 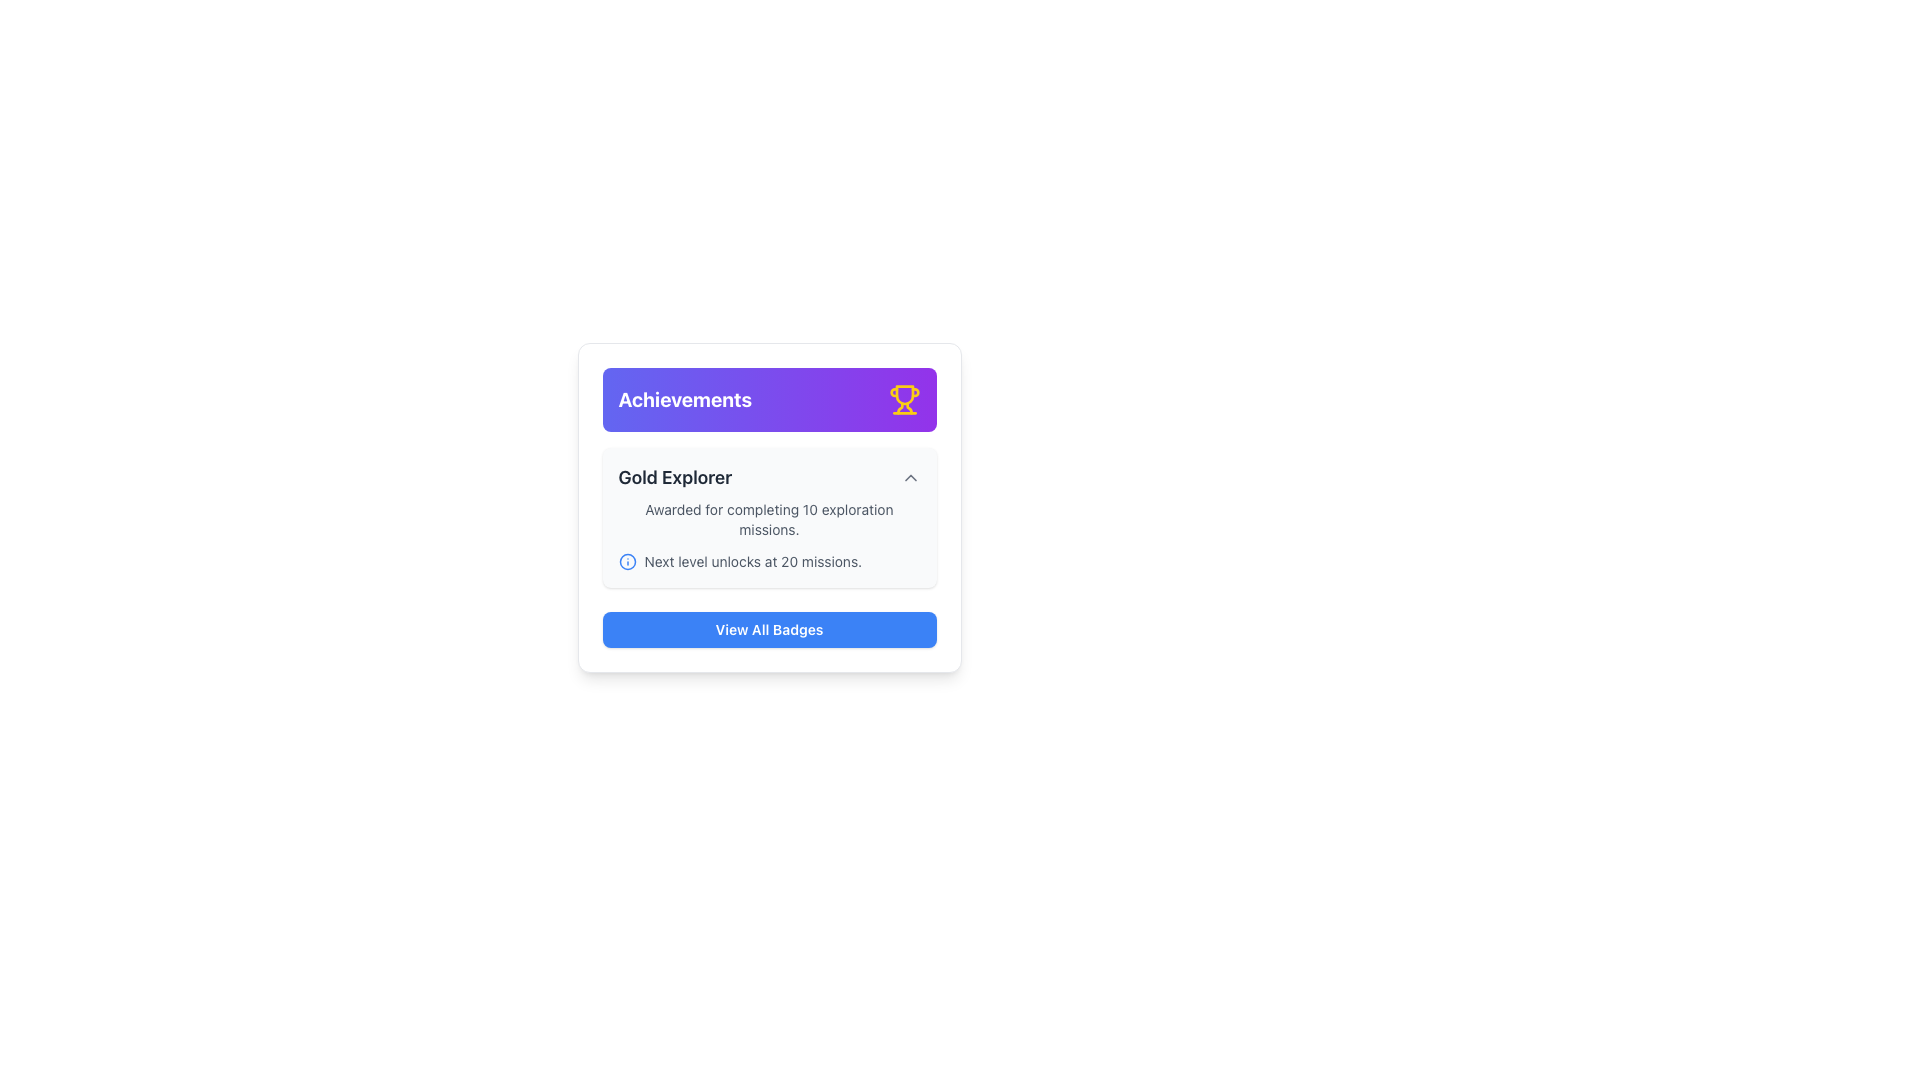 What do you see at coordinates (685, 400) in the screenshot?
I see `the section header text that indicates achievements to trigger a tooltip` at bounding box center [685, 400].